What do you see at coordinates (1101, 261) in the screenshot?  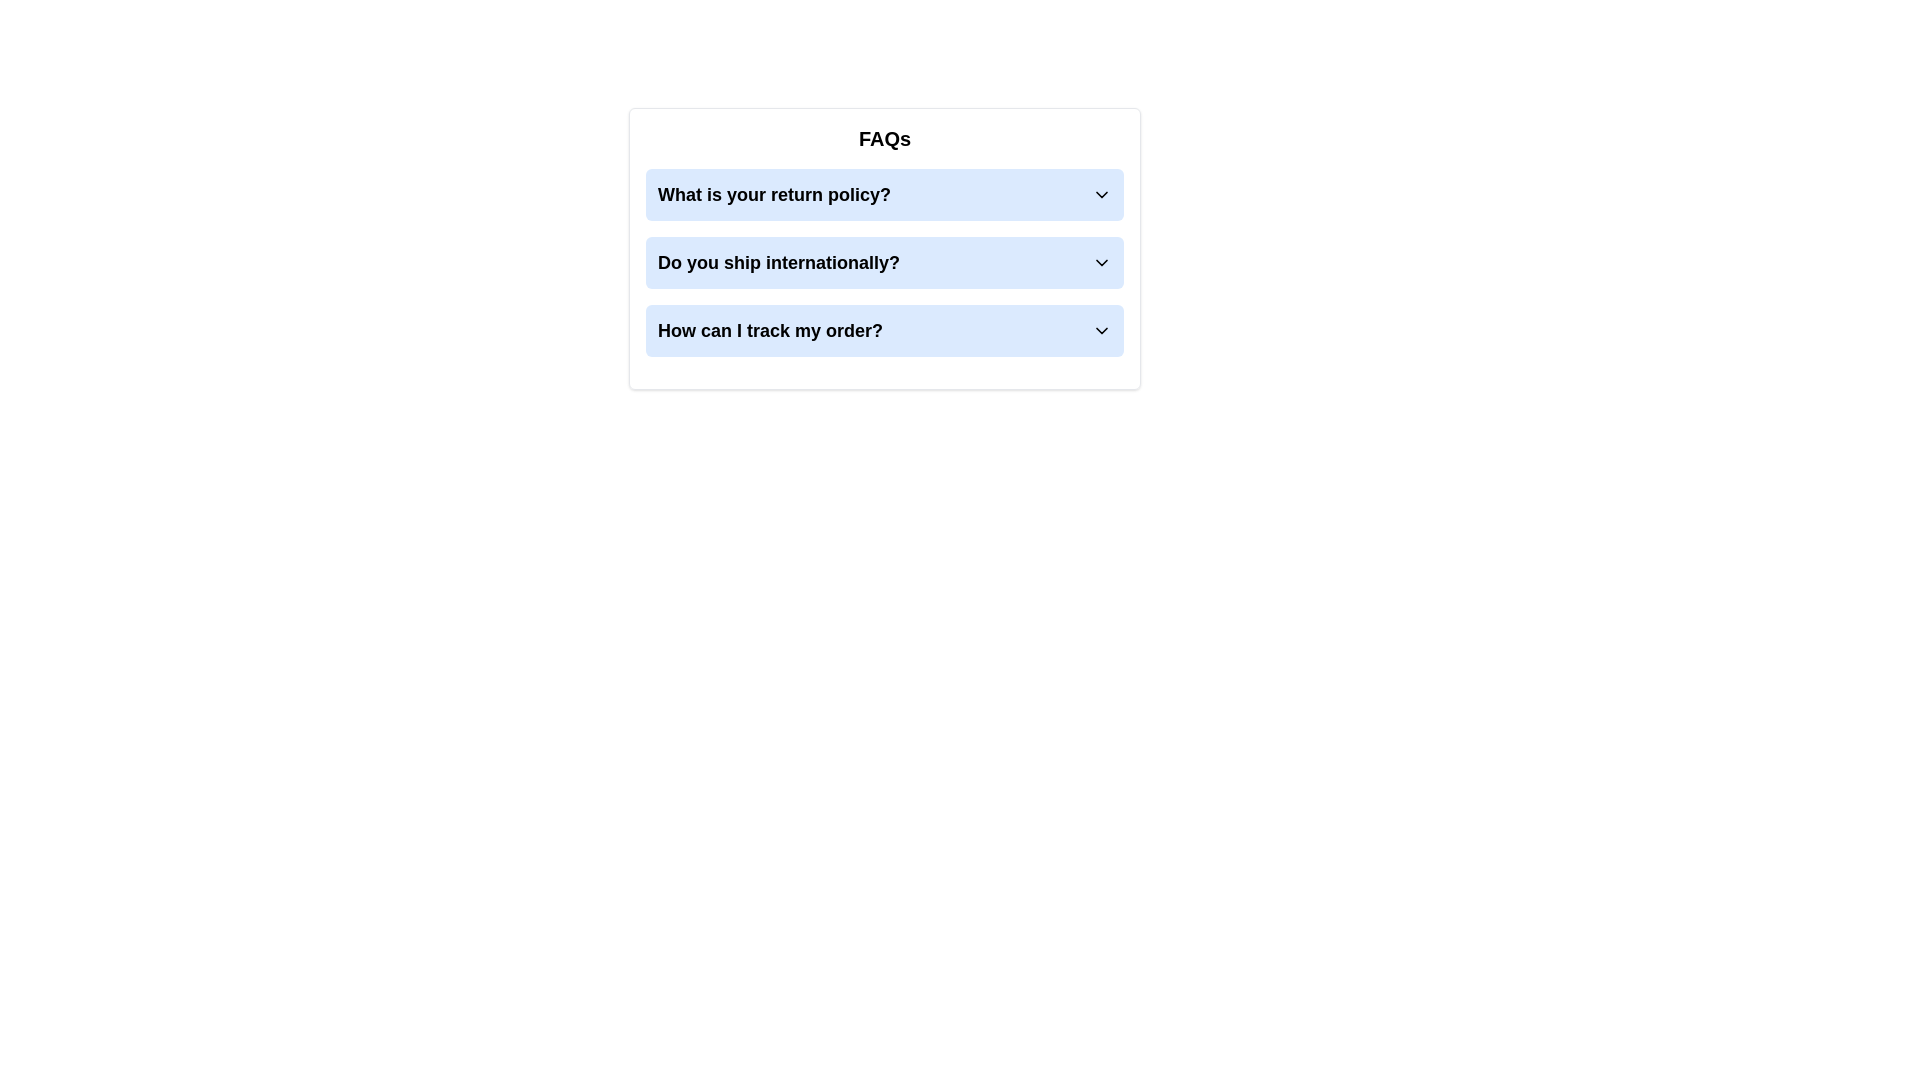 I see `the downward-facing chevron icon positioned to the right of the blue rectangular text box containing the question 'Do you ship internationally?'` at bounding box center [1101, 261].